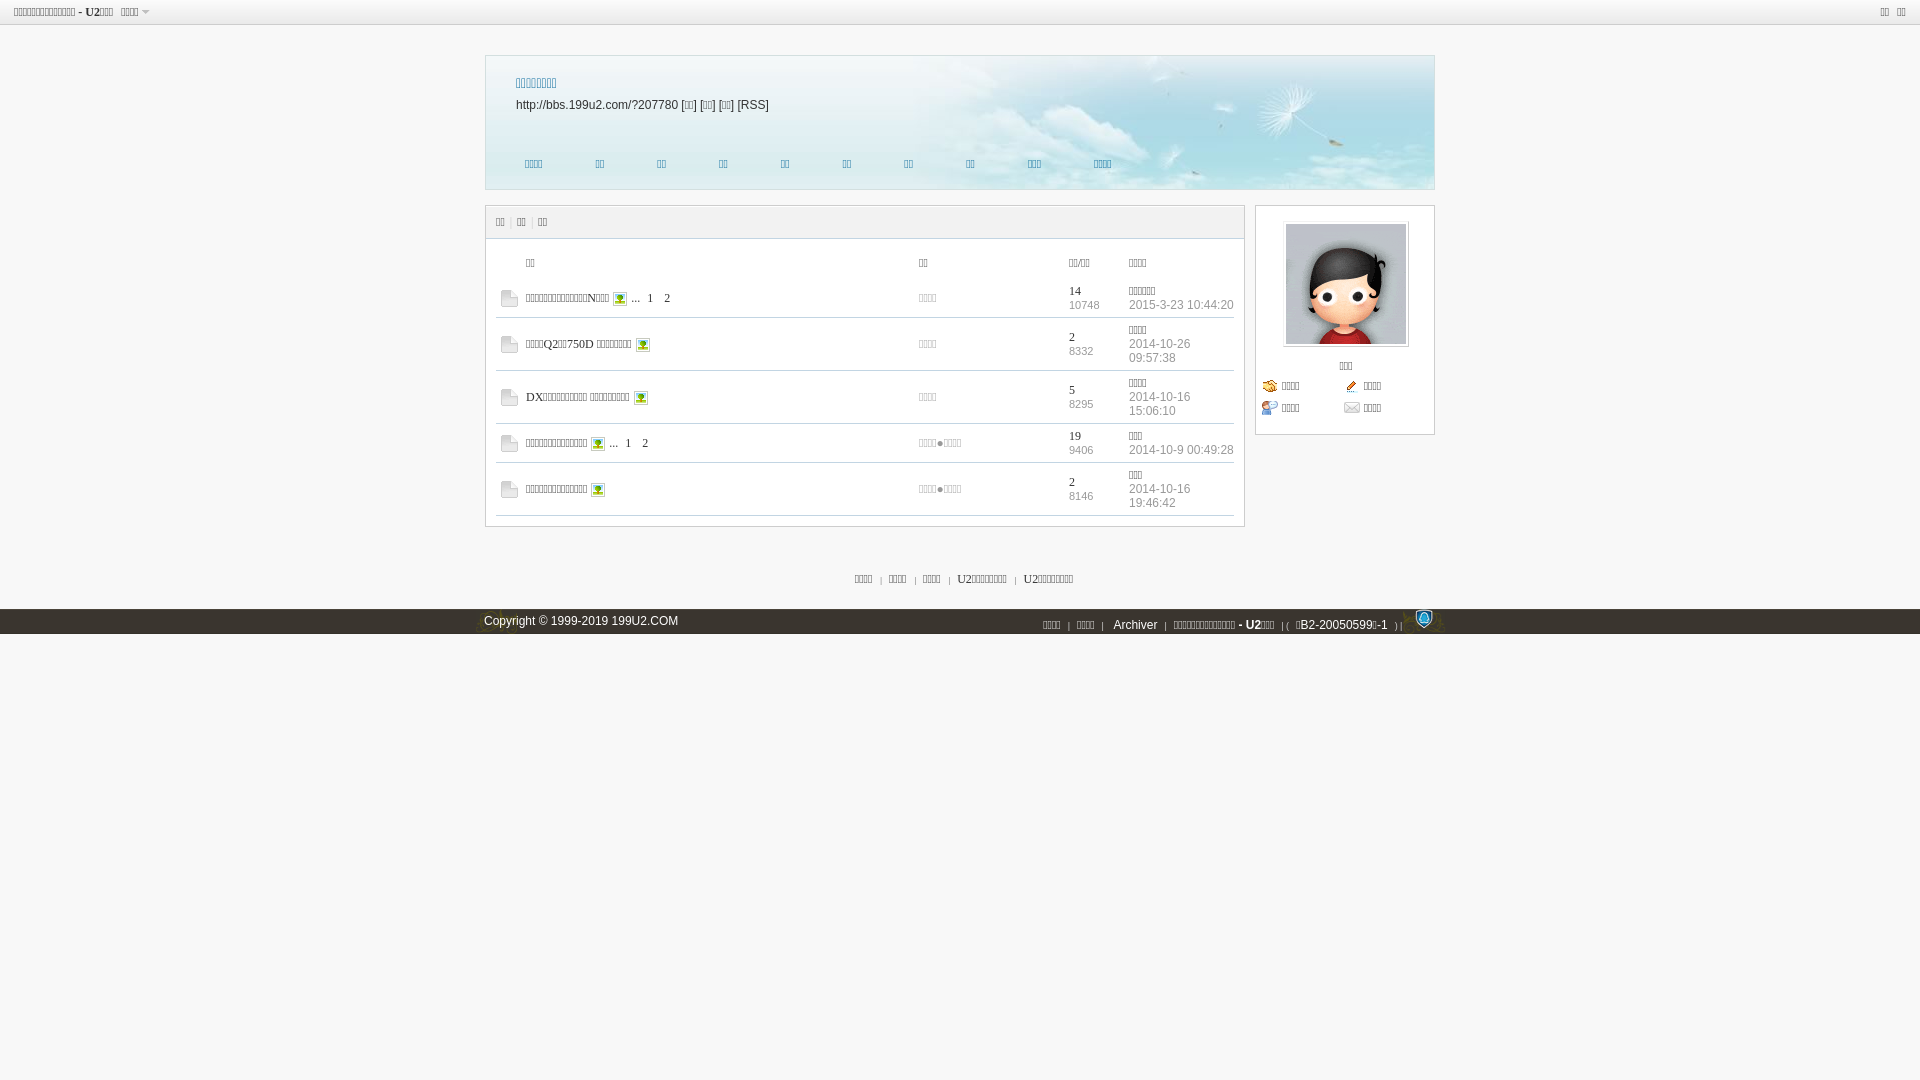  What do you see at coordinates (1128, 350) in the screenshot?
I see `'2014-10-26 09:57:38'` at bounding box center [1128, 350].